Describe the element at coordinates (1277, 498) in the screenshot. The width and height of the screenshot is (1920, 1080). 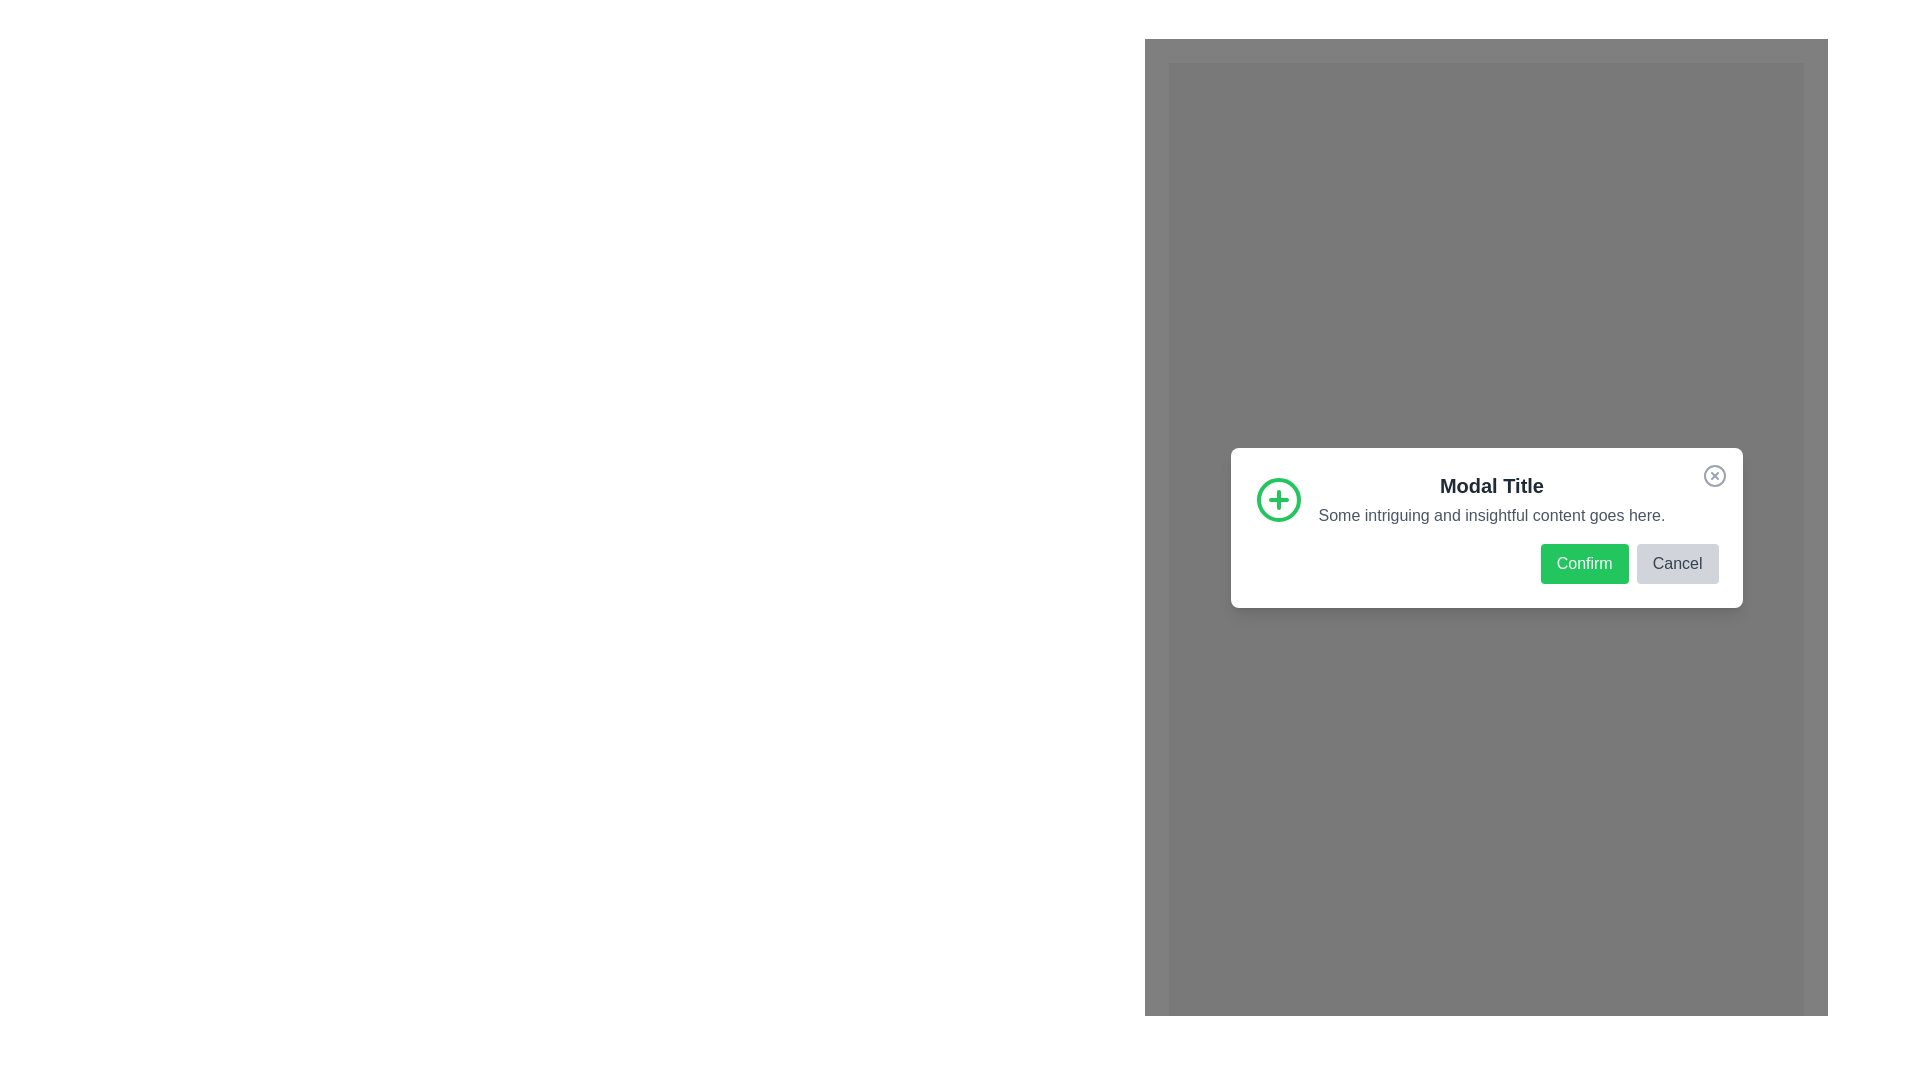
I see `the 'add' button icon located at the leftmost part of the modal's header area` at that location.